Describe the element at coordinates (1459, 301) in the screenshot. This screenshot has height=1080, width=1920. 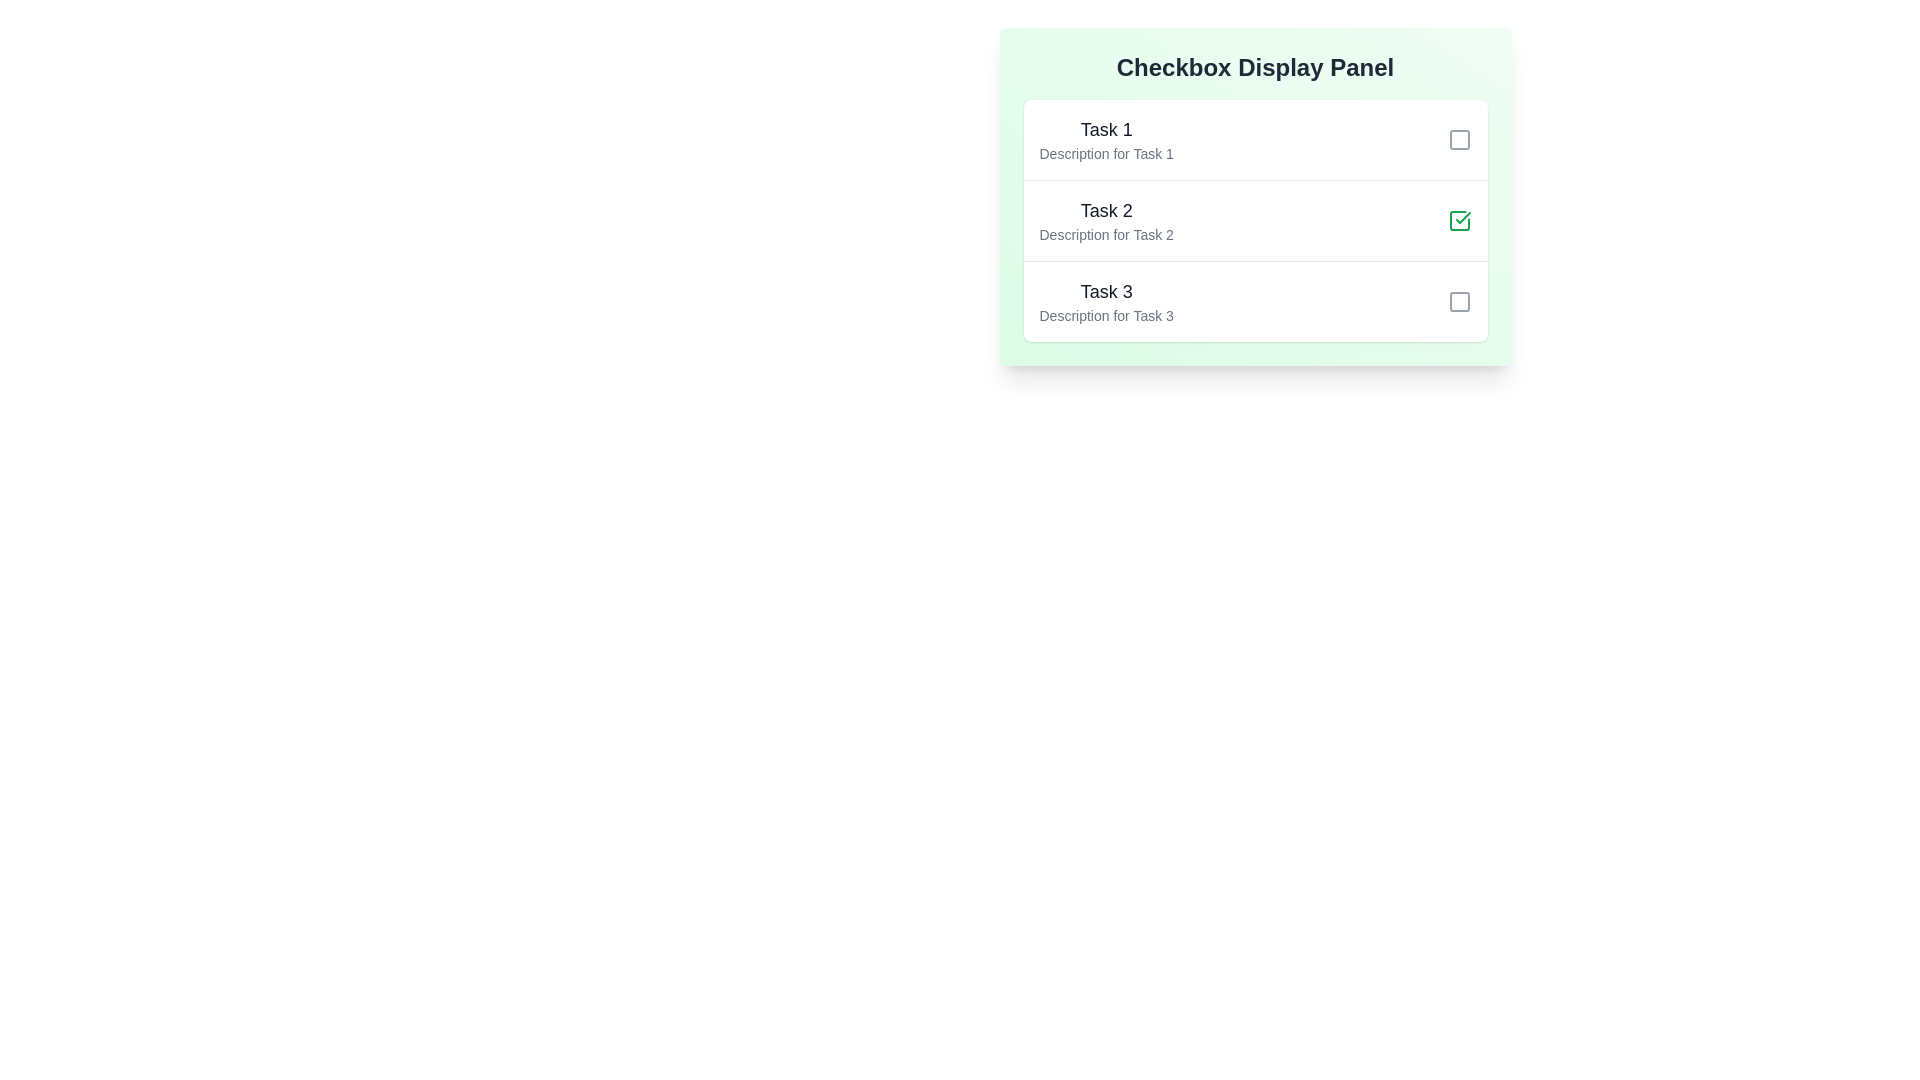
I see `the checkbox for Task 3` at that location.